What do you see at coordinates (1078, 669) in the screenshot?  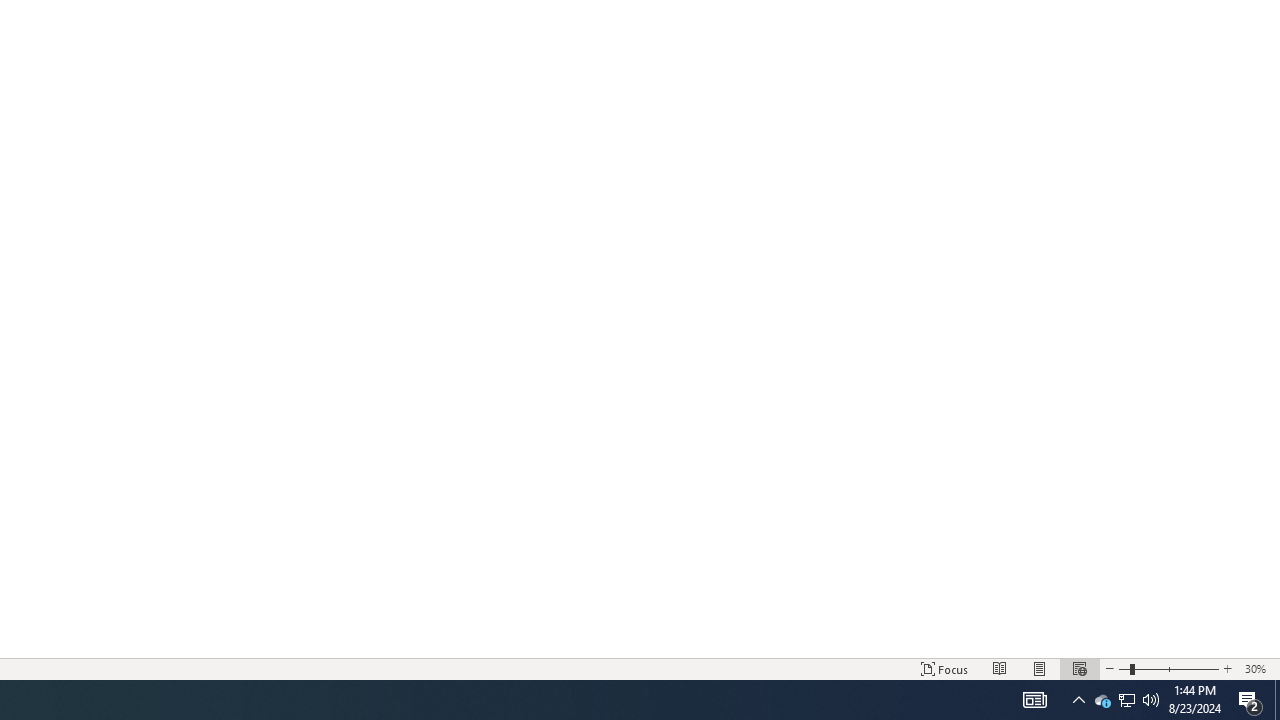 I see `'Web Layout'` at bounding box center [1078, 669].